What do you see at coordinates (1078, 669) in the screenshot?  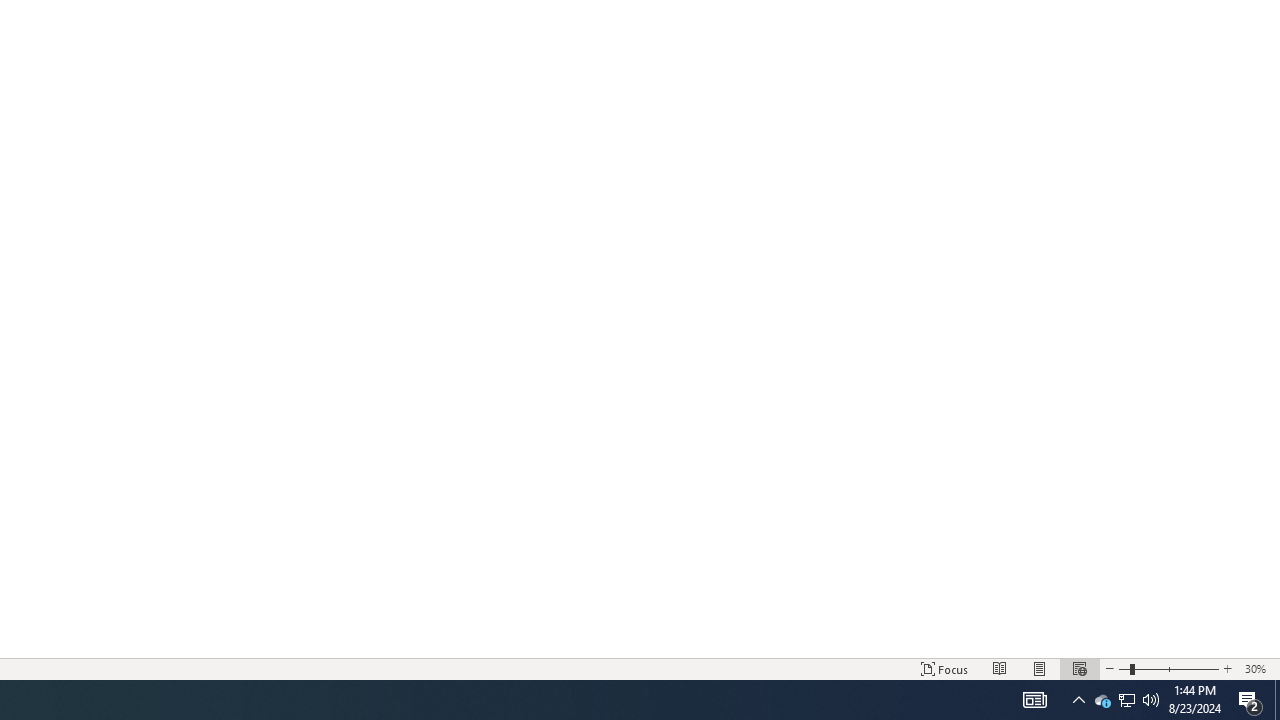 I see `'Web Layout'` at bounding box center [1078, 669].